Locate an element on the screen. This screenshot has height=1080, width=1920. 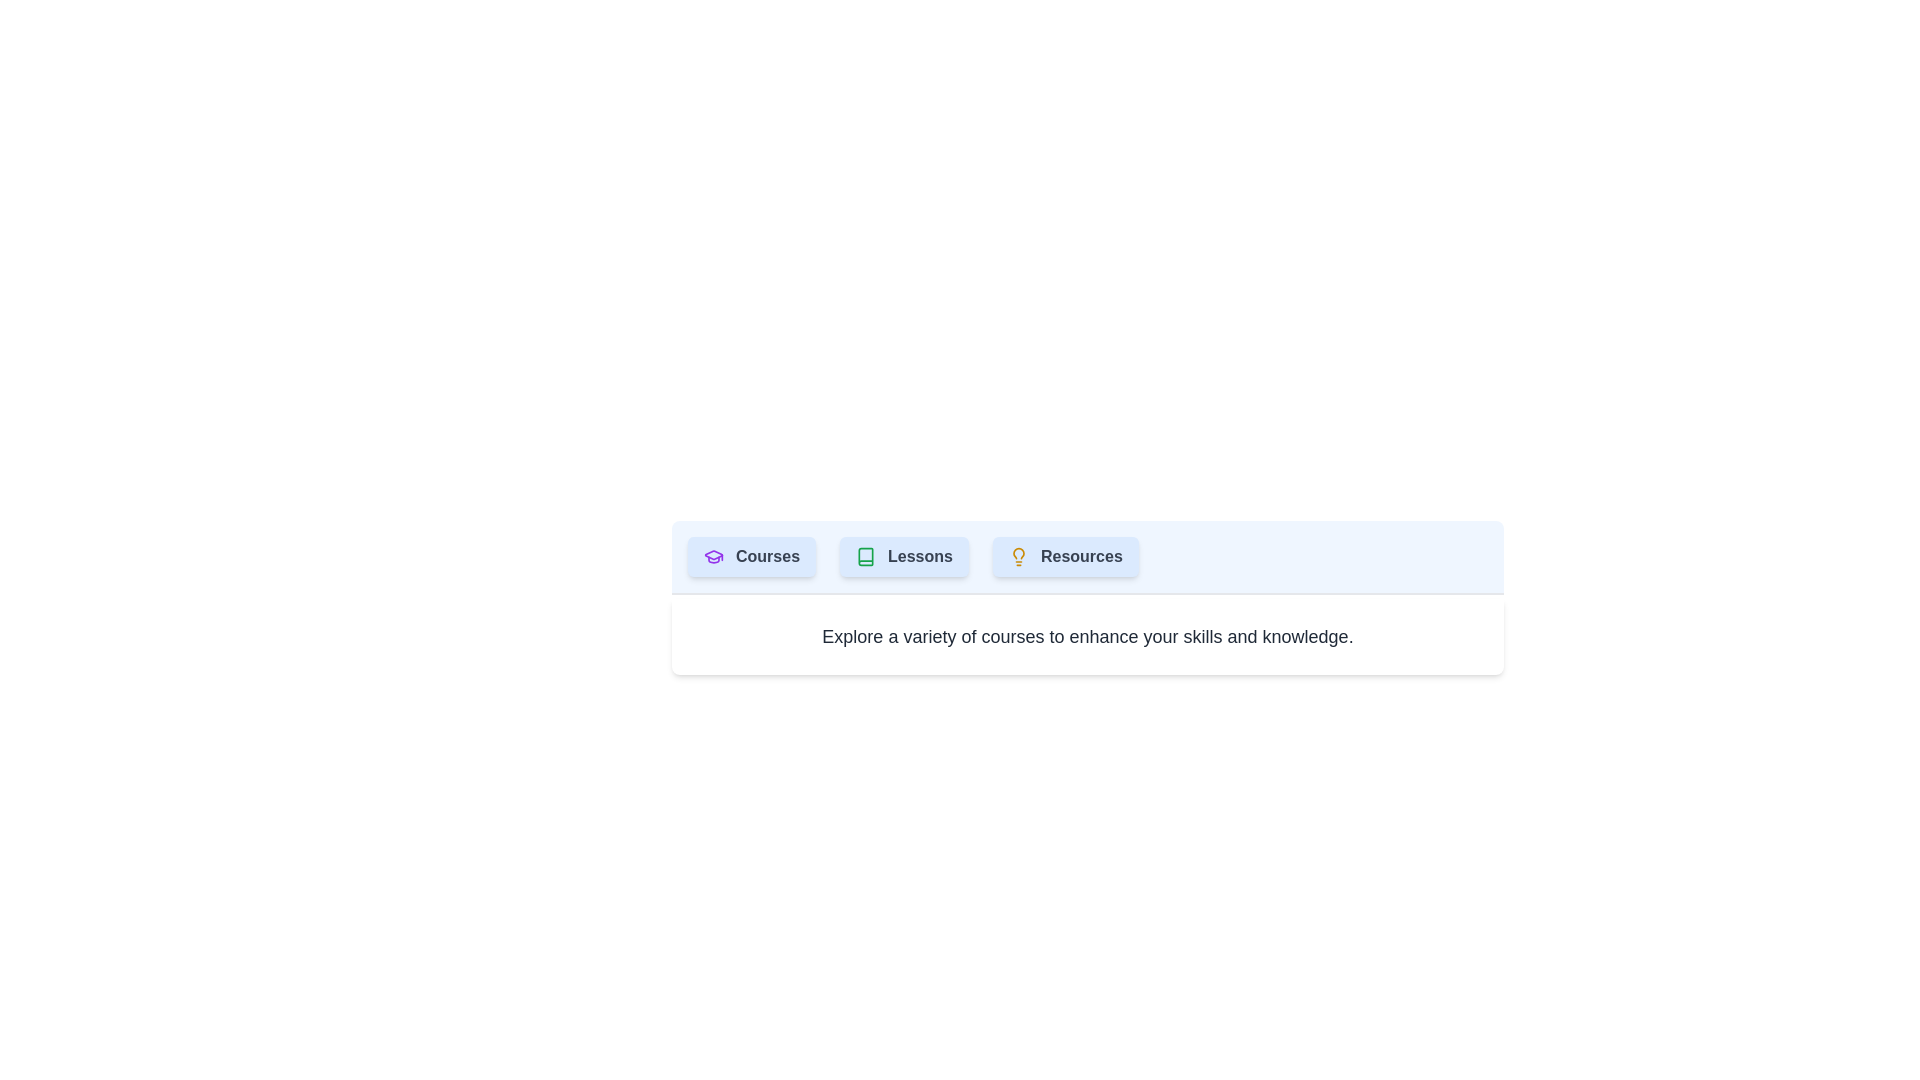
the Resources tab to display its content is located at coordinates (1064, 556).